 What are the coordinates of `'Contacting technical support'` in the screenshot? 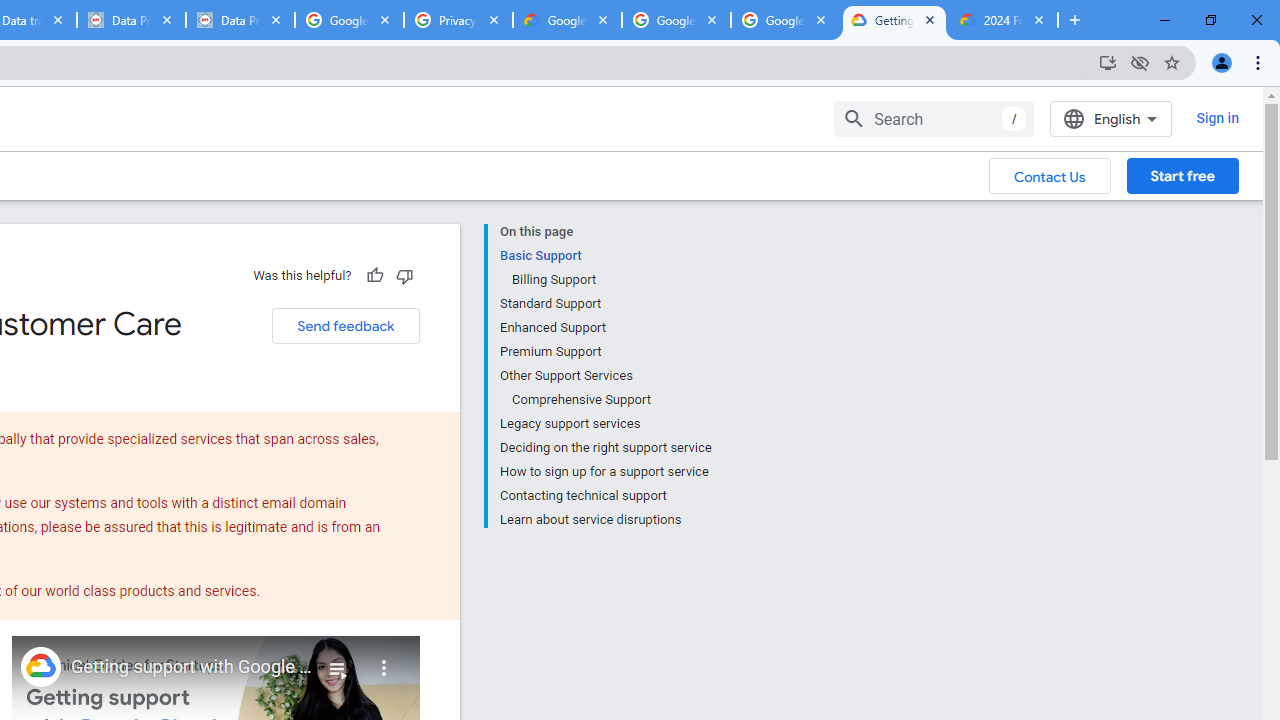 It's located at (604, 495).